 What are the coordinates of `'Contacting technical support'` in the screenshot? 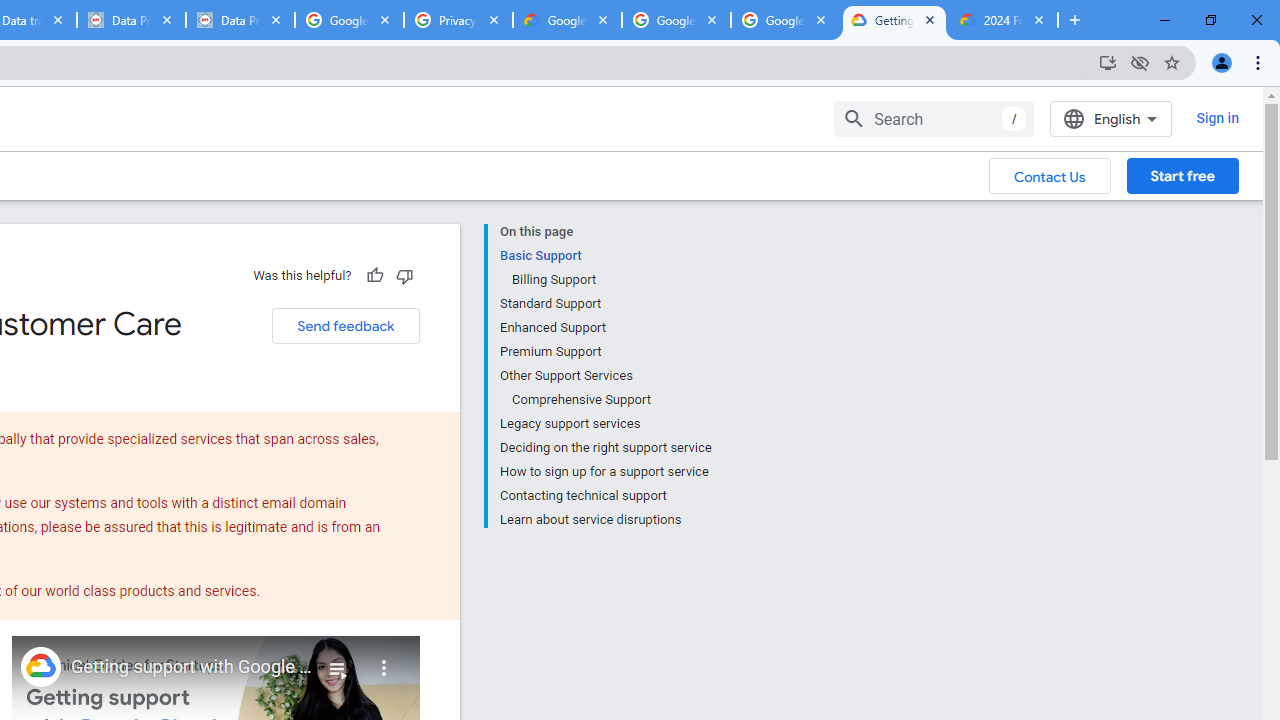 It's located at (604, 495).